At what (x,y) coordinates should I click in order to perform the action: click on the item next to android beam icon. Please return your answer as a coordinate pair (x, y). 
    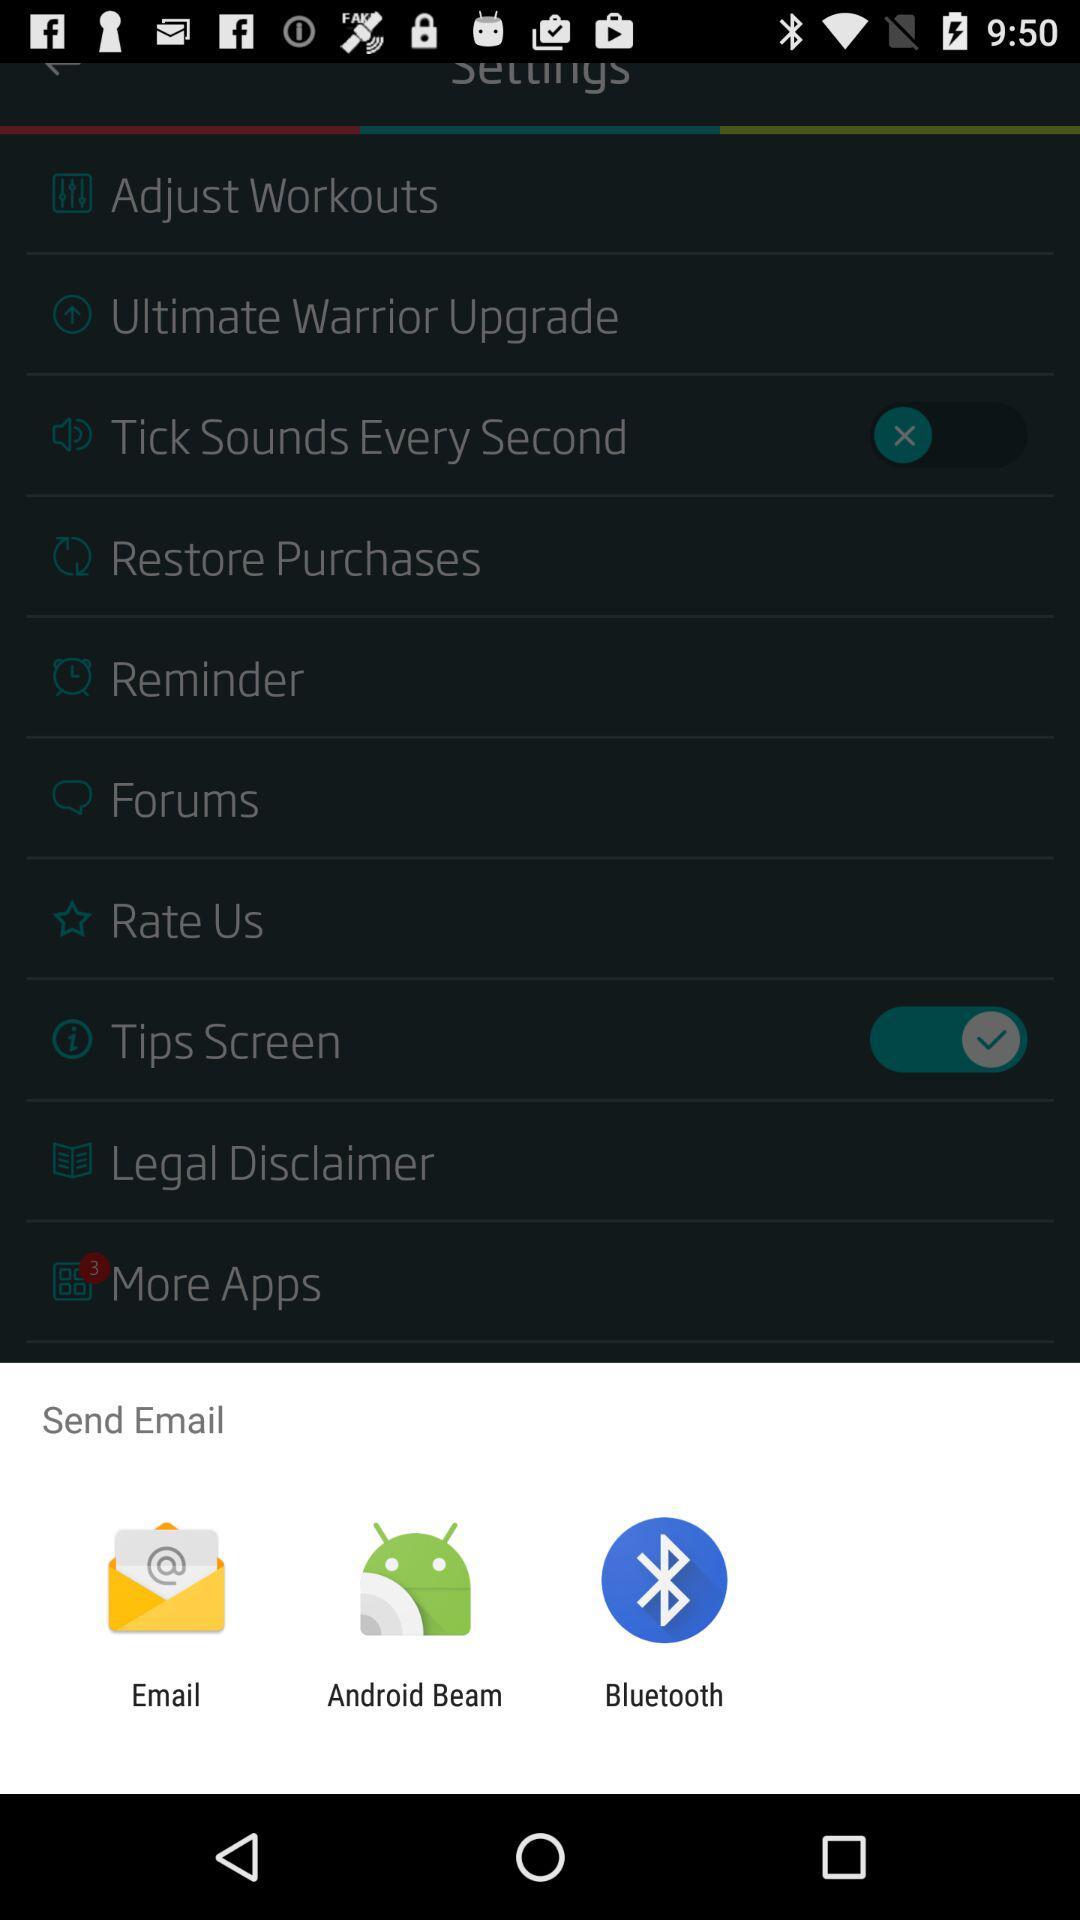
    Looking at the image, I should click on (664, 1711).